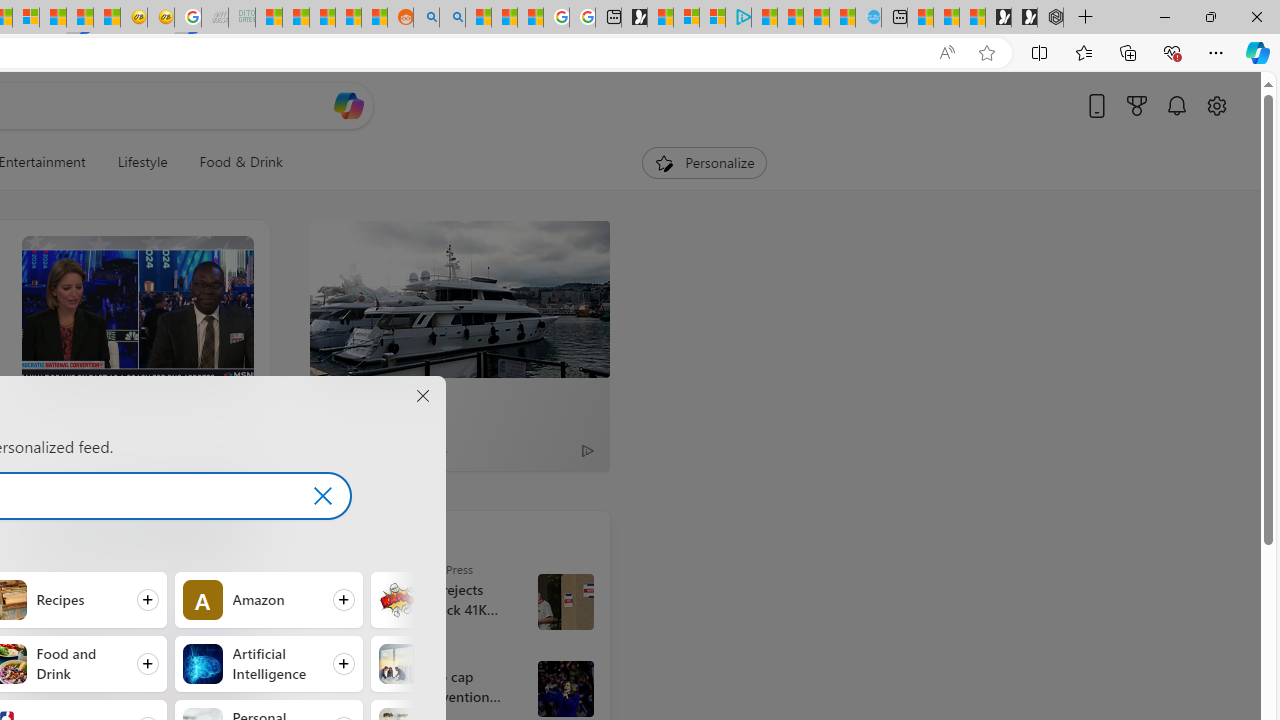 The width and height of the screenshot is (1280, 720). What do you see at coordinates (451, 17) in the screenshot?
I see `'Utah sues federal government - Search'` at bounding box center [451, 17].